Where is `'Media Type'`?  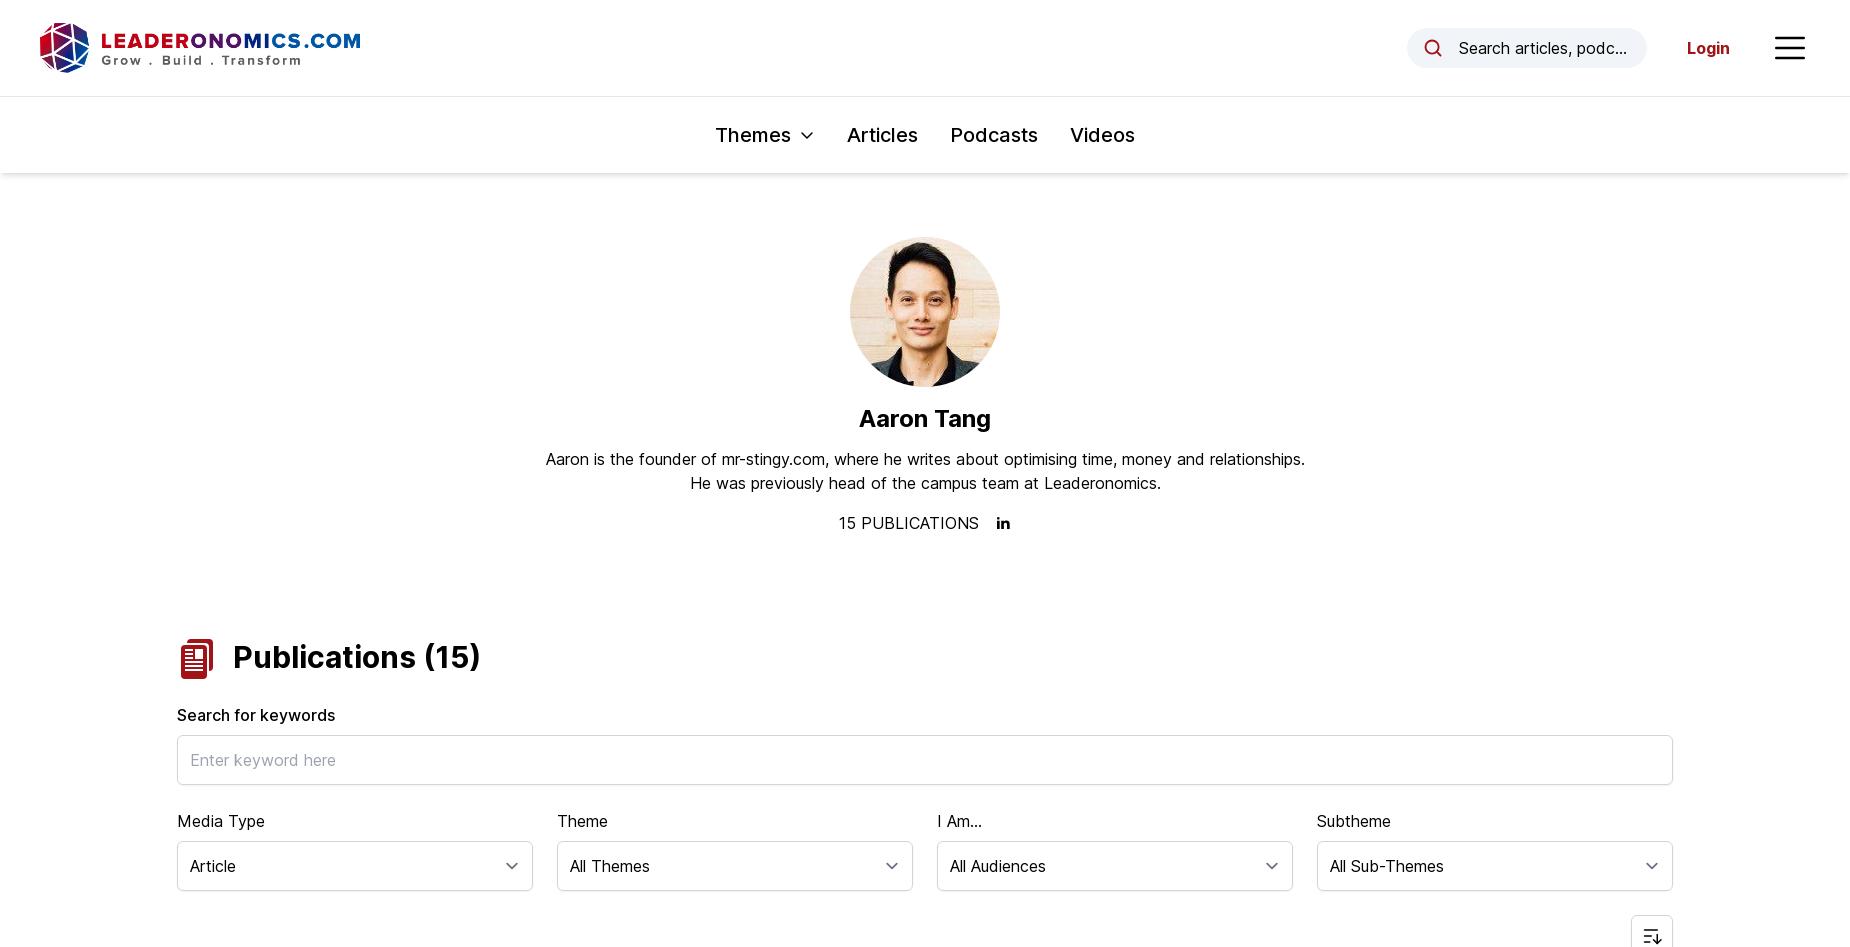
'Media Type' is located at coordinates (220, 820).